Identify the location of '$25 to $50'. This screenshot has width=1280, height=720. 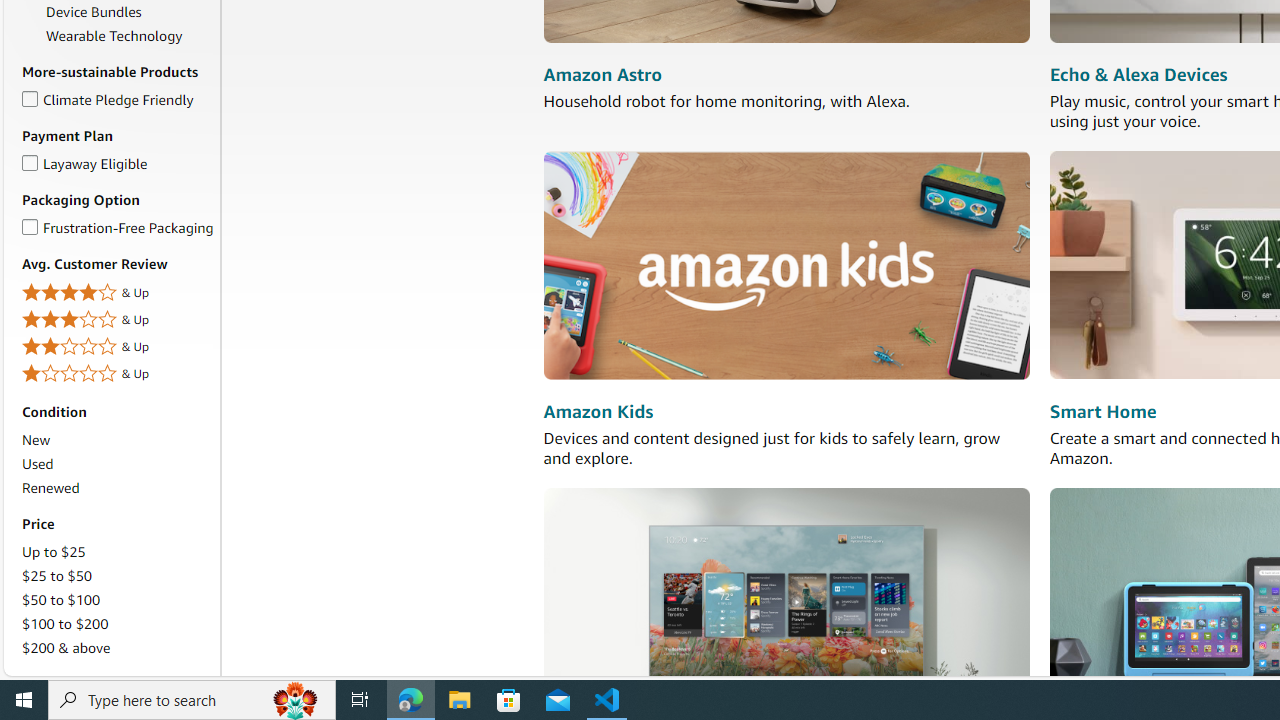
(57, 576).